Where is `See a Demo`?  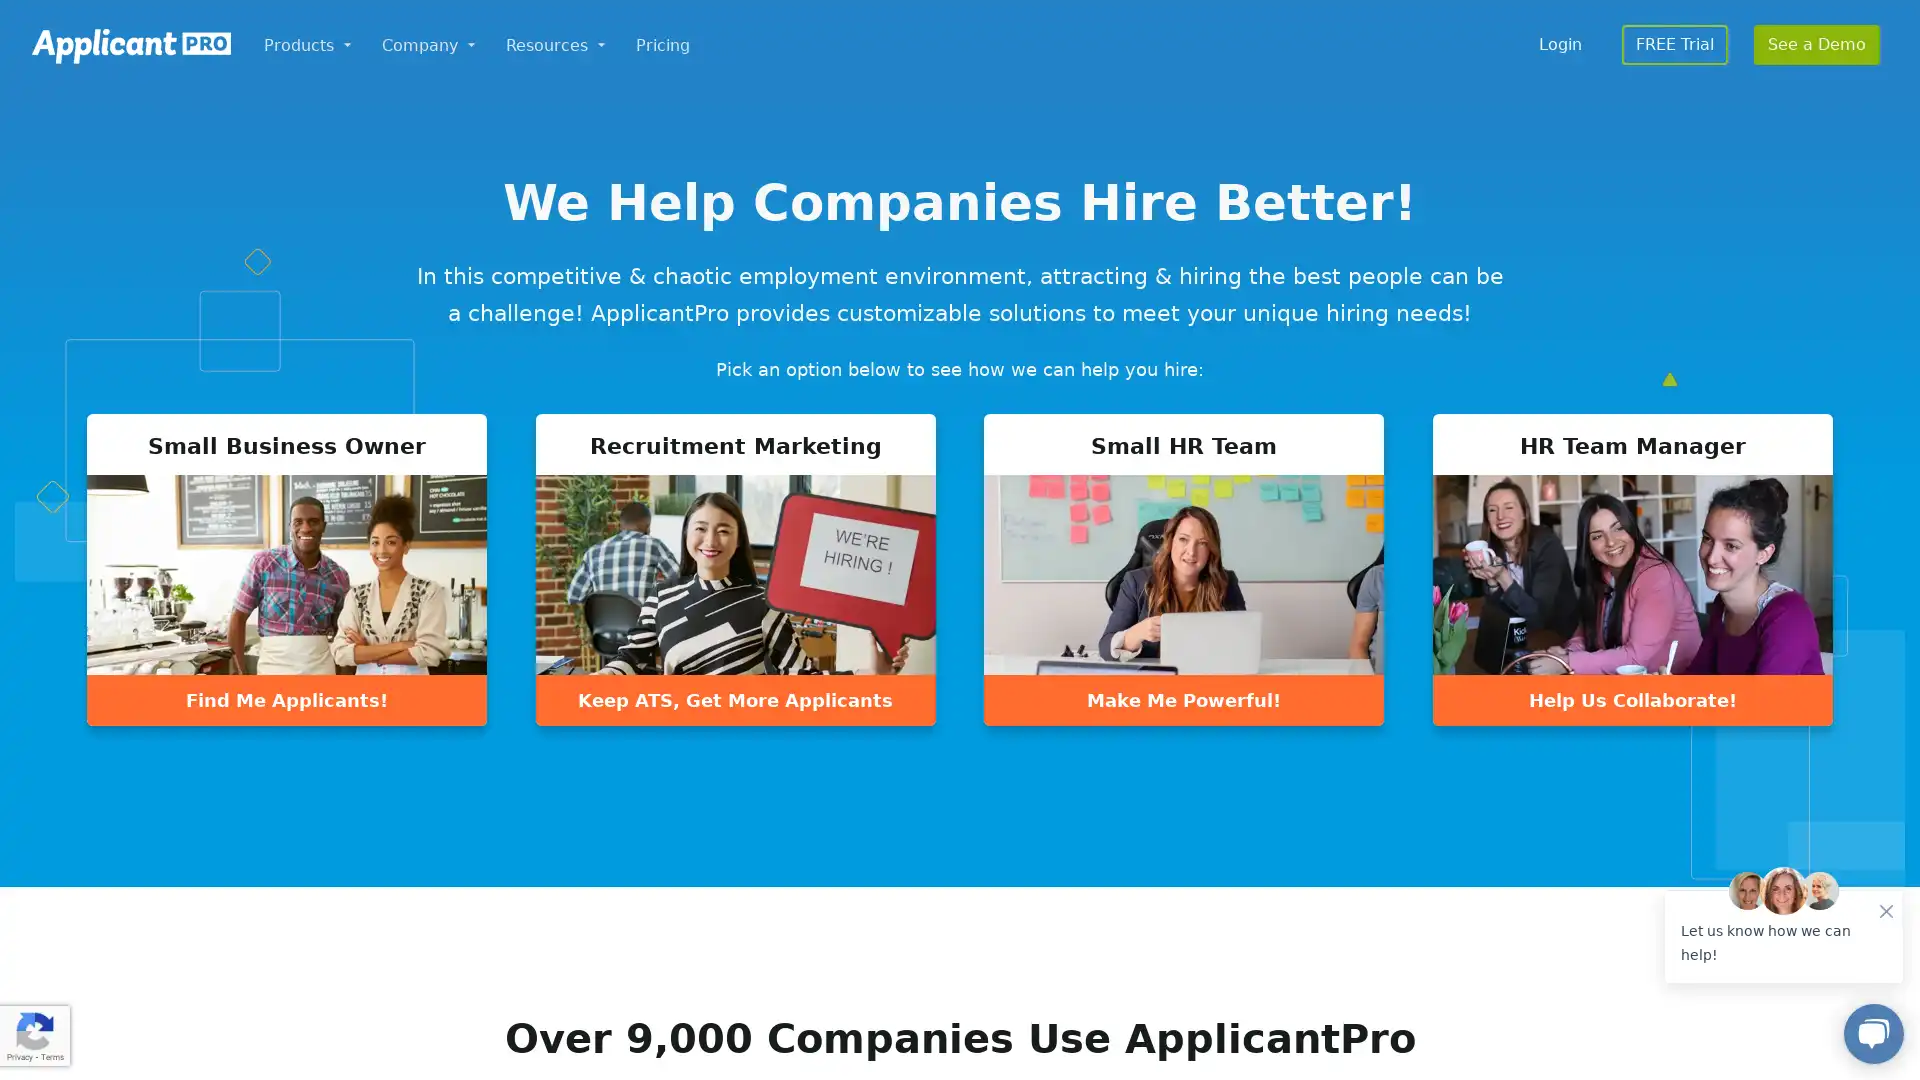
See a Demo is located at coordinates (1817, 45).